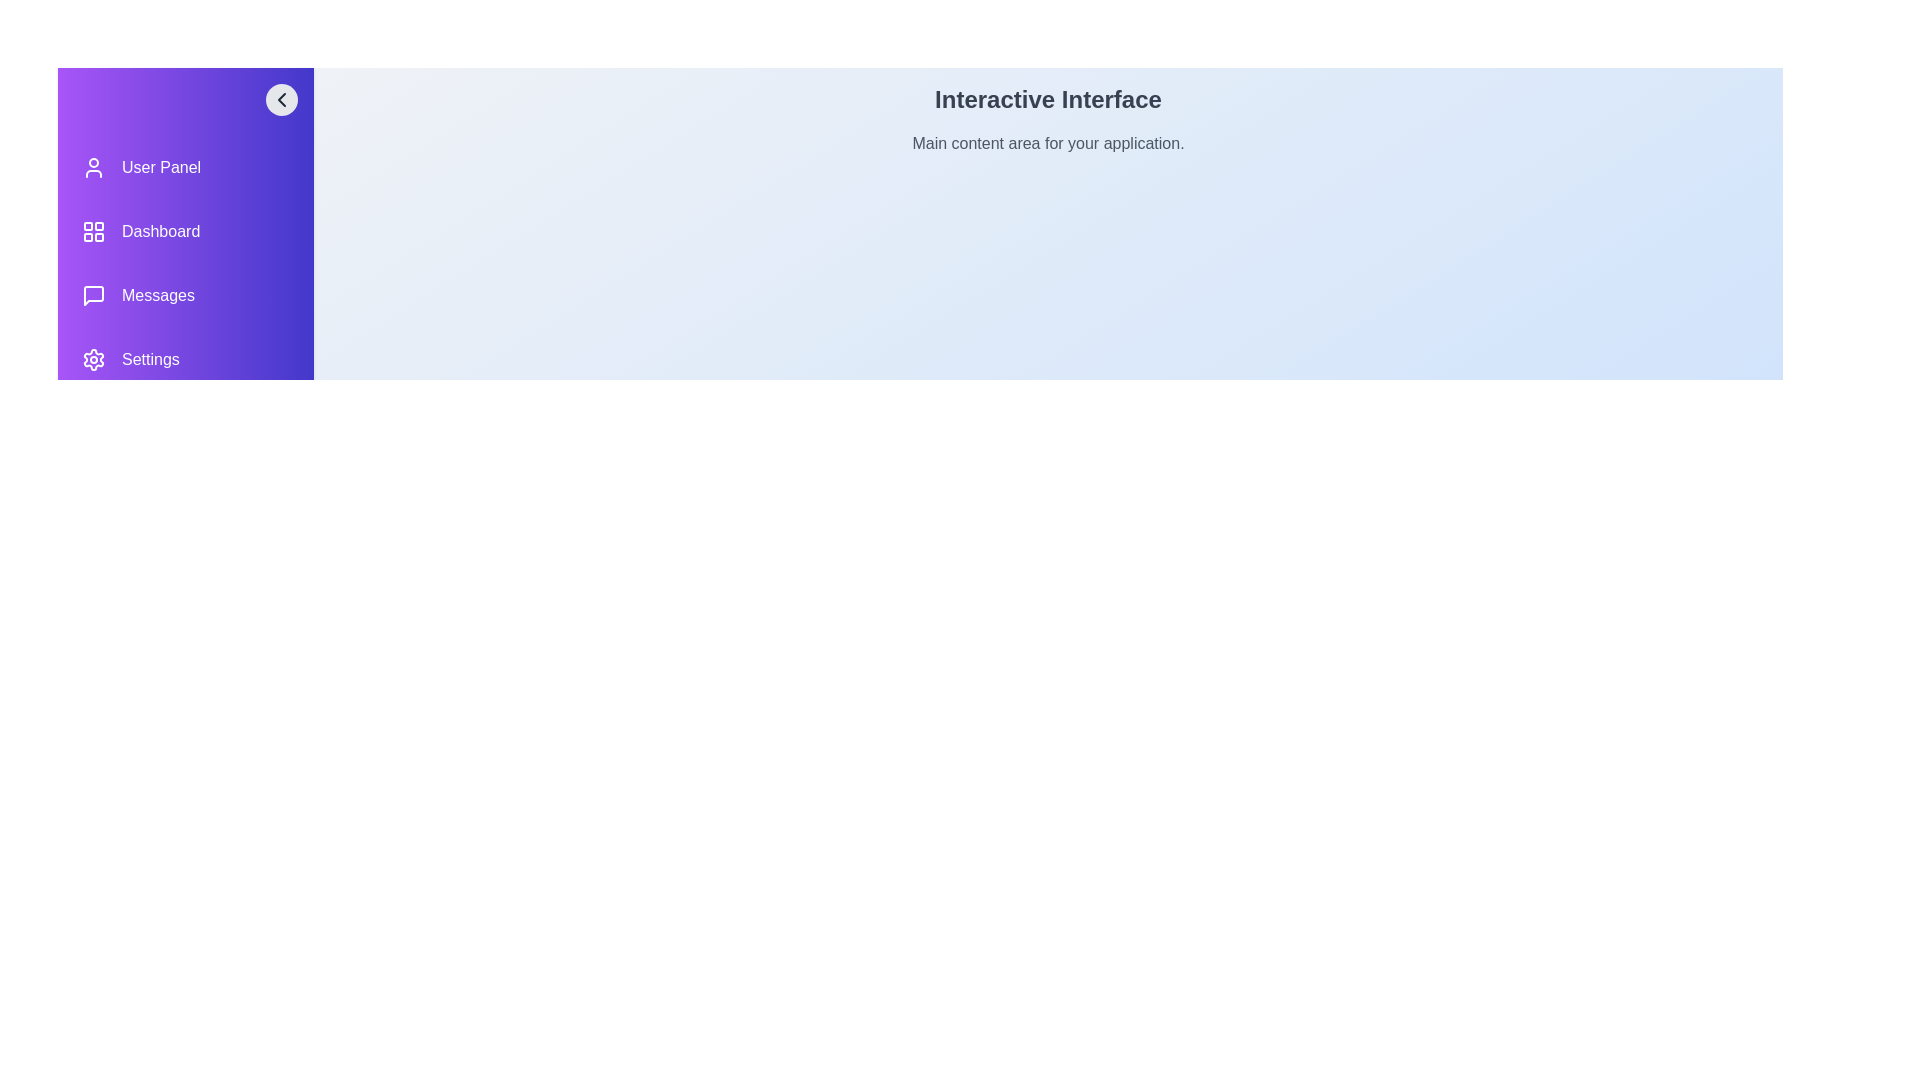 The height and width of the screenshot is (1080, 1920). Describe the element at coordinates (281, 100) in the screenshot. I see `toggle button to expand or collapse the drawer` at that location.